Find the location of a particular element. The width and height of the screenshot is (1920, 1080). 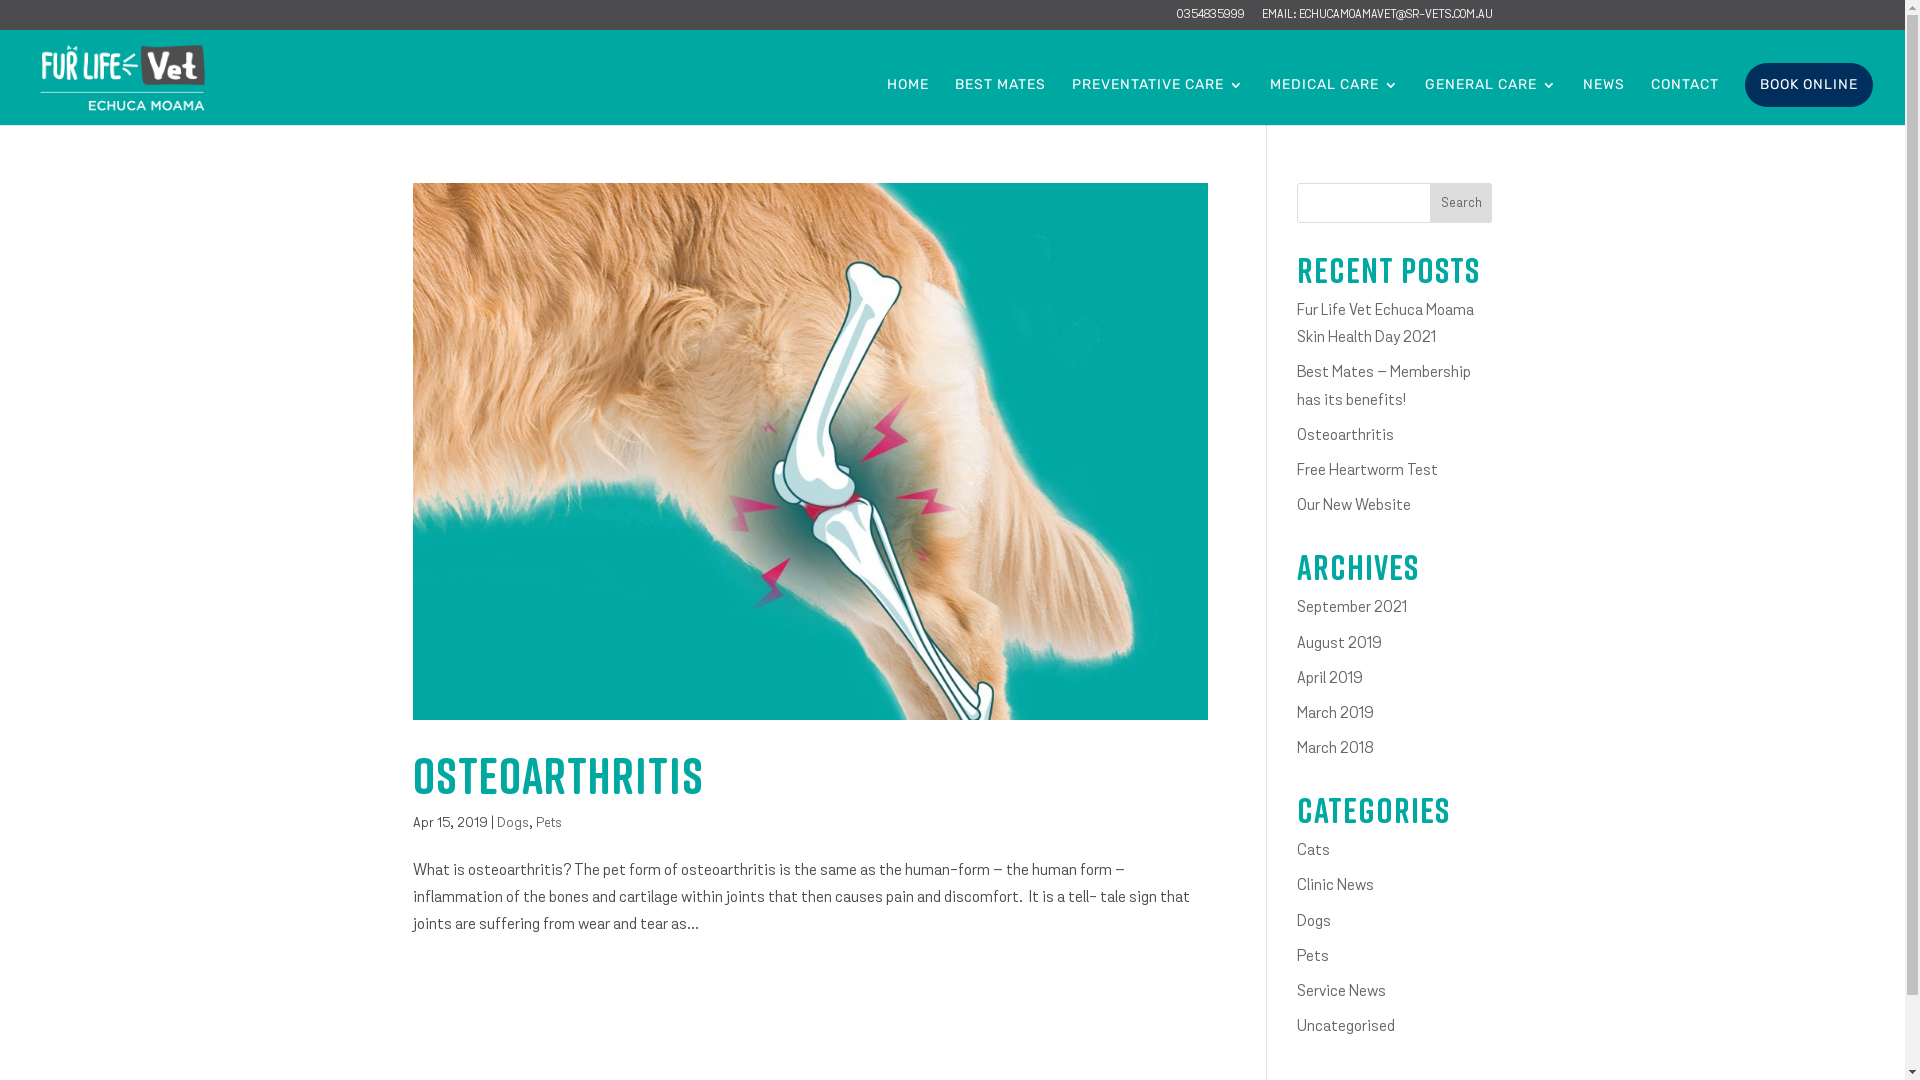

'April 2019' is located at coordinates (1329, 677).